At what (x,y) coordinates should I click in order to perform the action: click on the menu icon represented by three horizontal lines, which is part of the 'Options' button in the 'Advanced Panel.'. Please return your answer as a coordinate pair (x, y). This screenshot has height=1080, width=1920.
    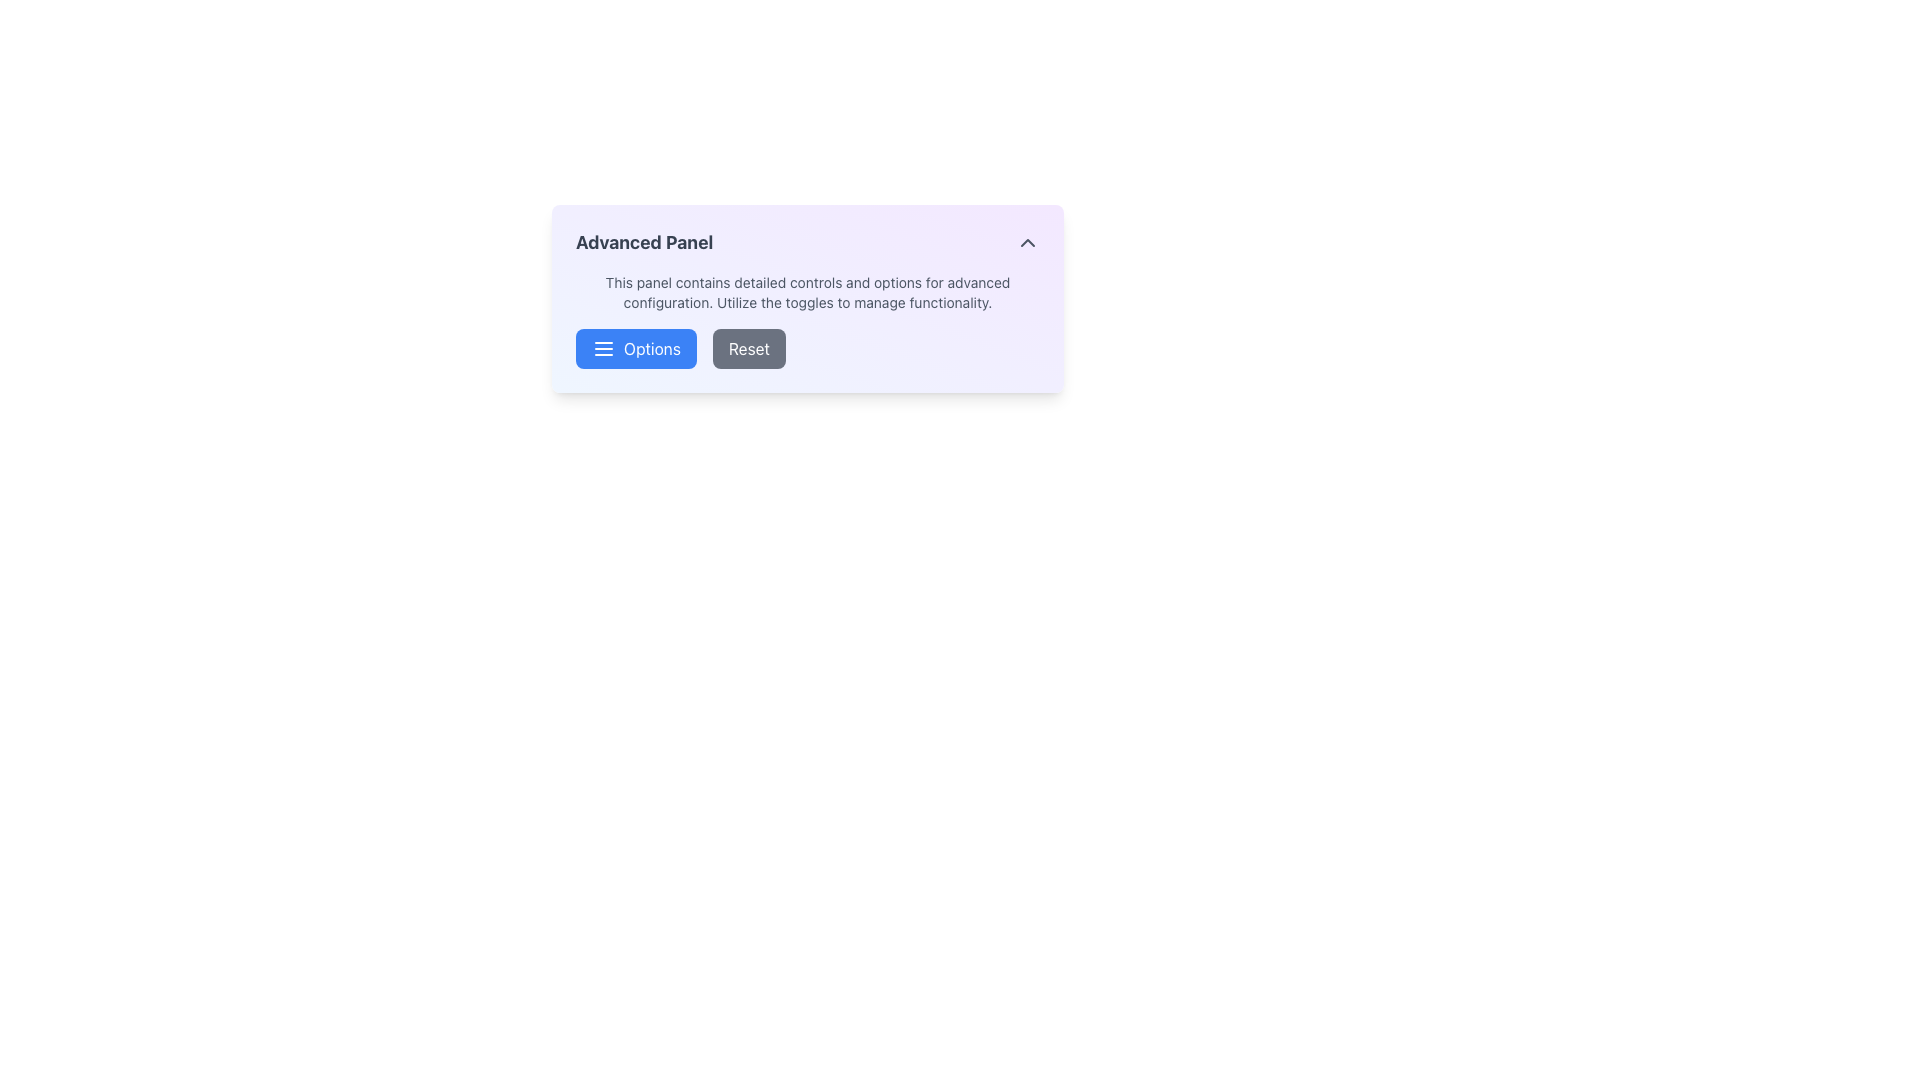
    Looking at the image, I should click on (603, 347).